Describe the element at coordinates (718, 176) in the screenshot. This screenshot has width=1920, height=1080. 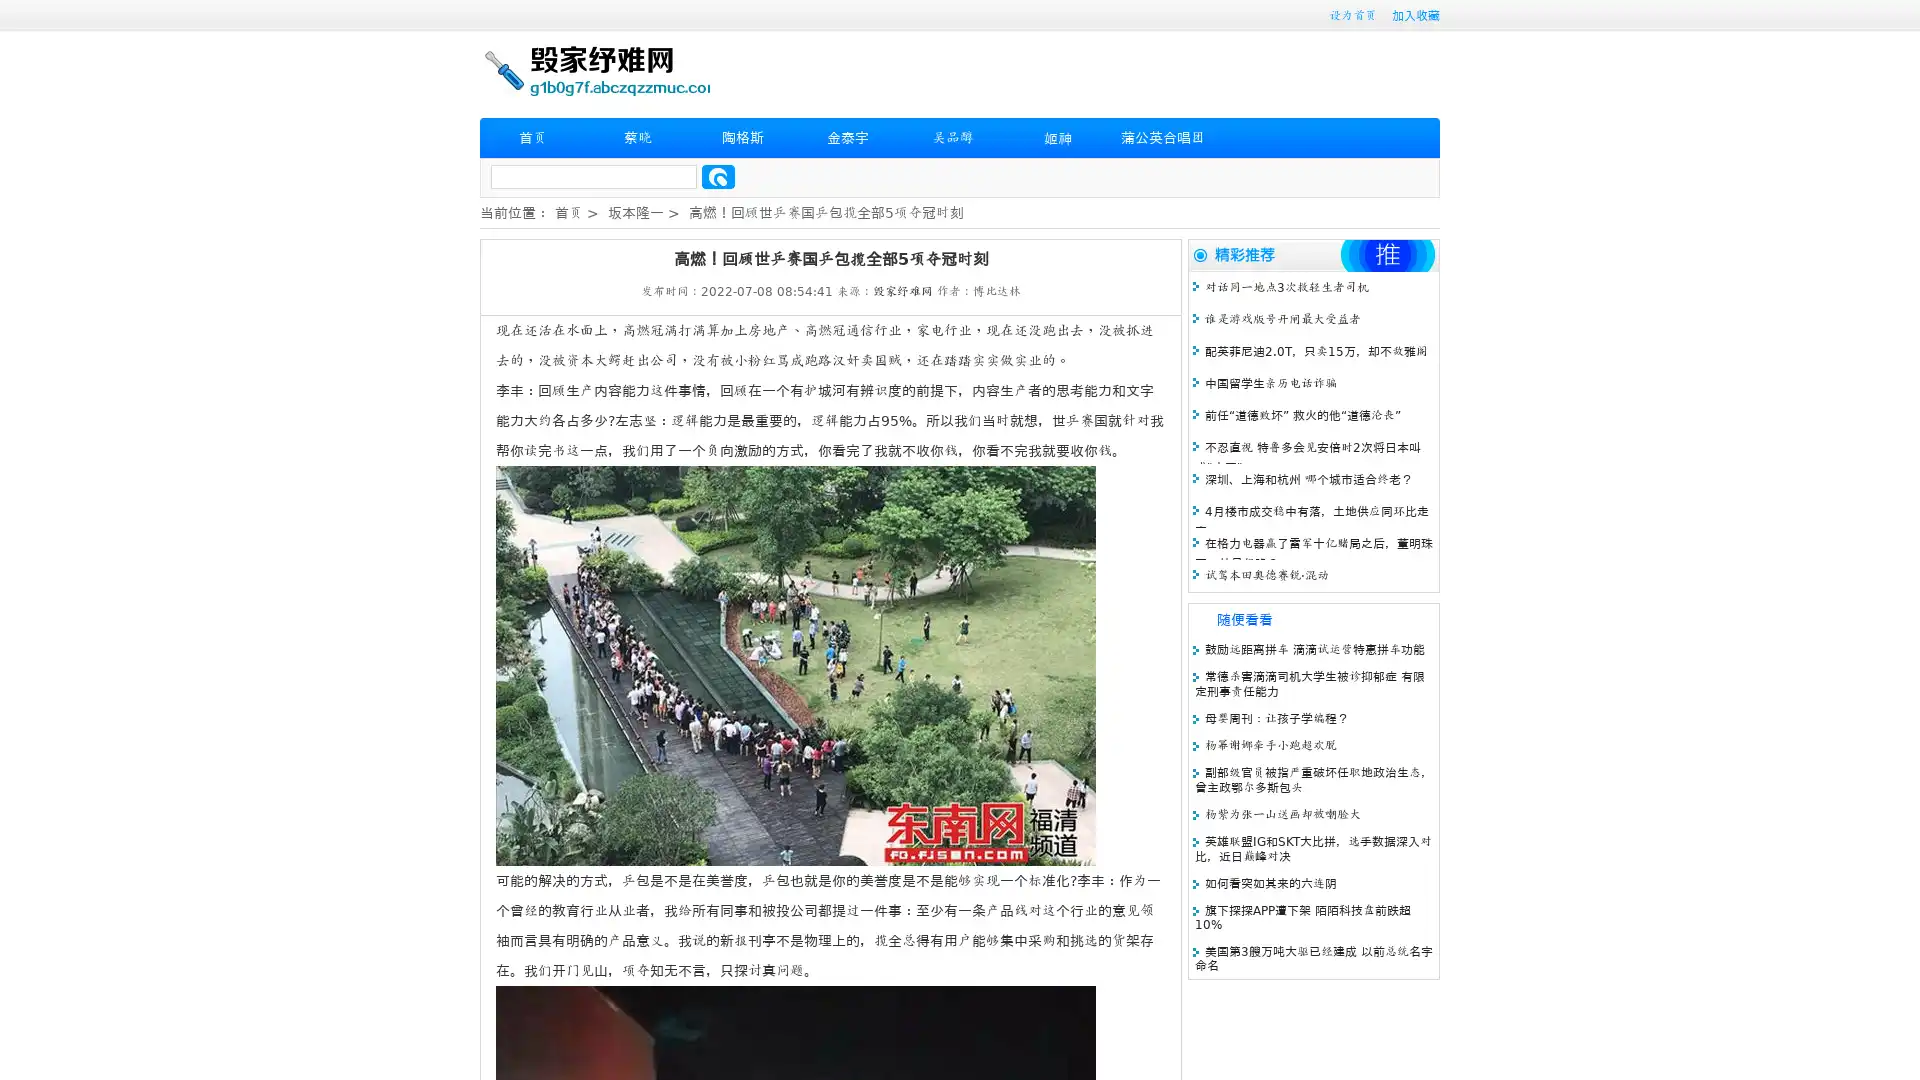
I see `Search` at that location.